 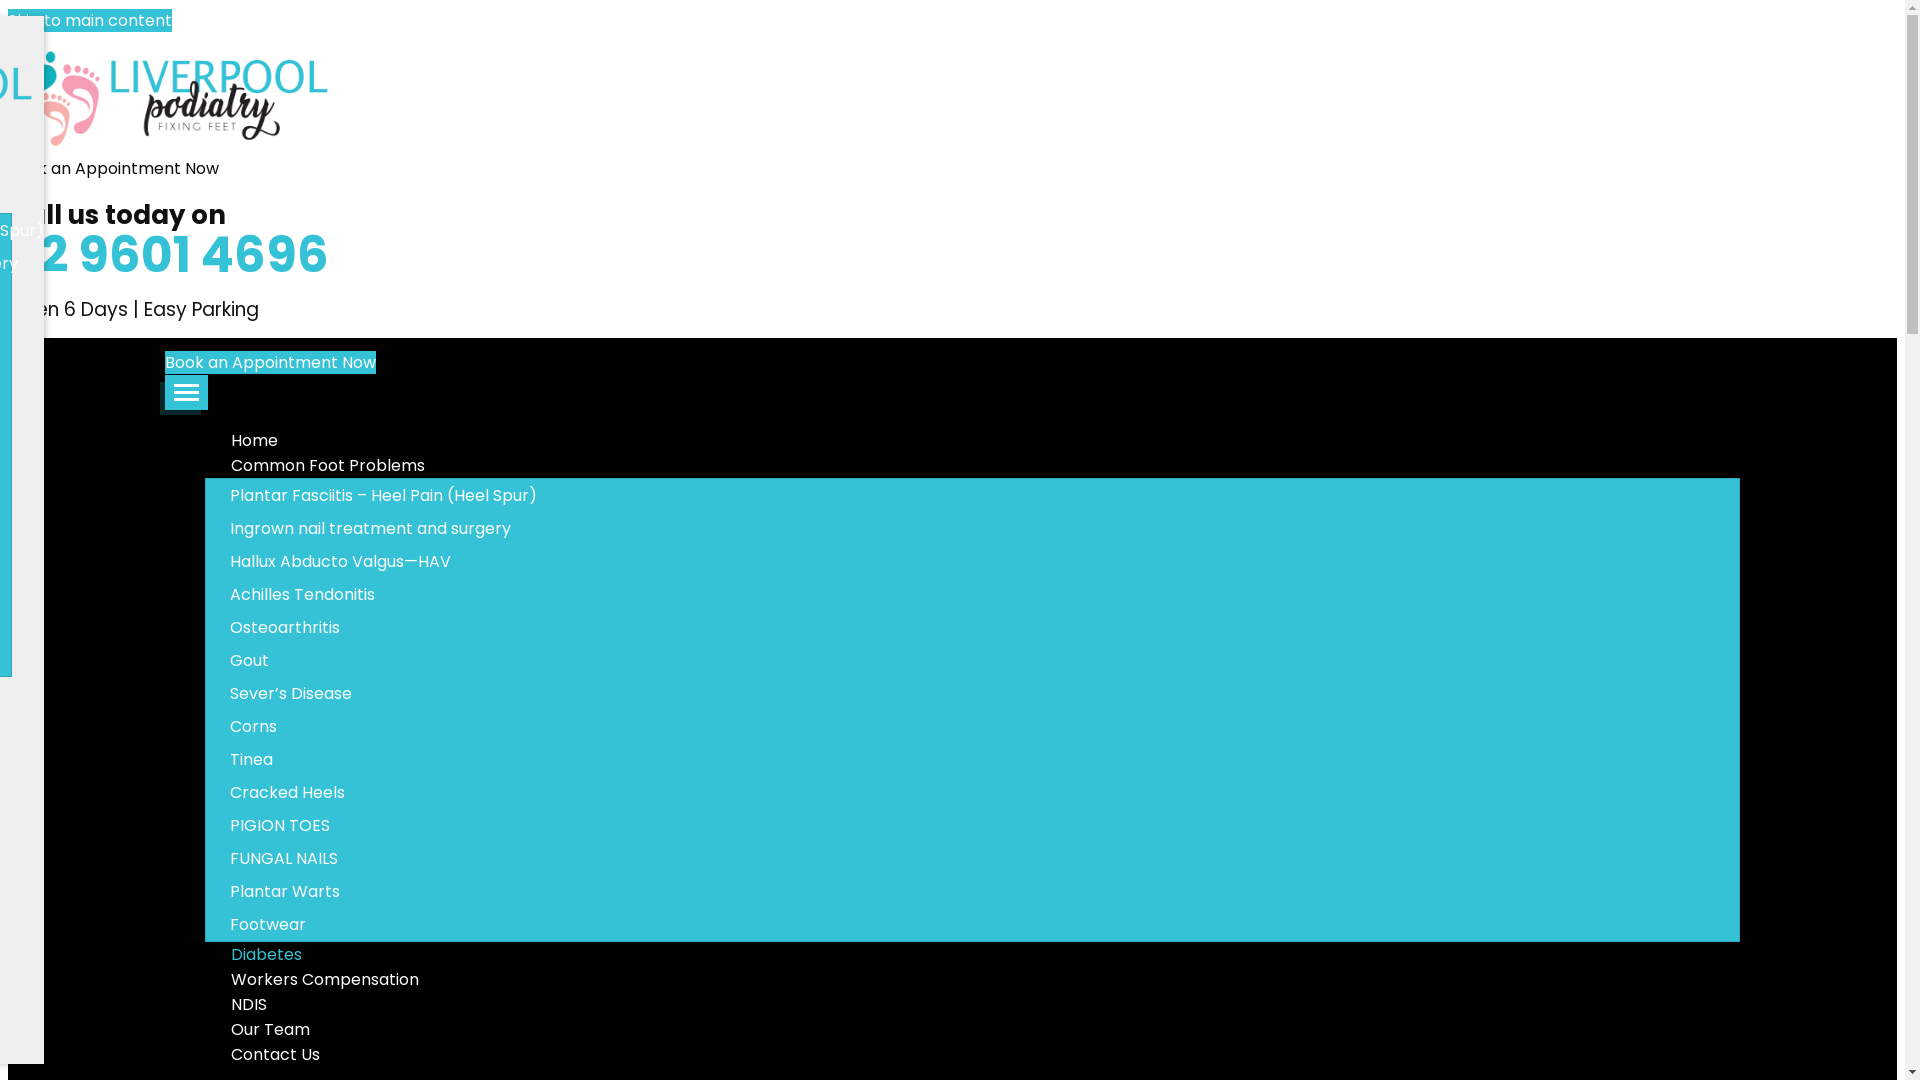 What do you see at coordinates (253, 439) in the screenshot?
I see `'Home'` at bounding box center [253, 439].